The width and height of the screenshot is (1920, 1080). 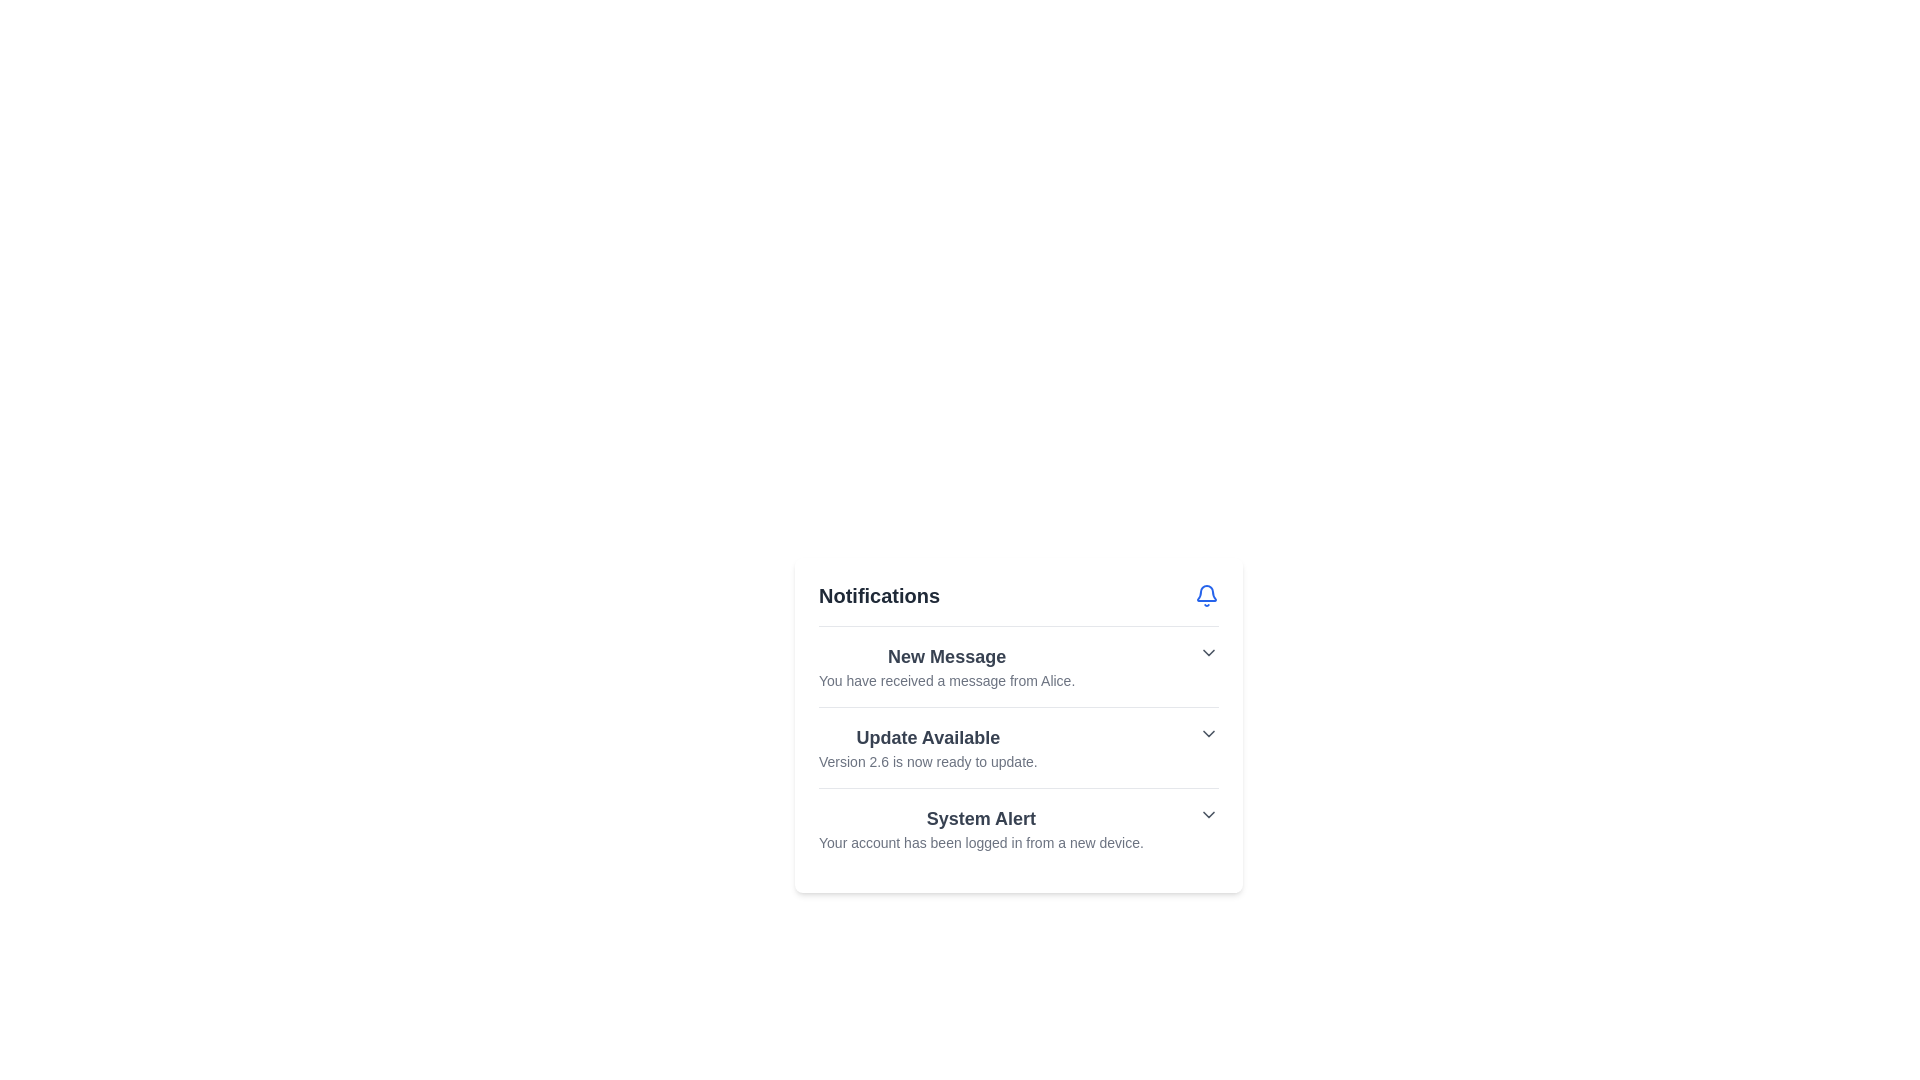 What do you see at coordinates (1205, 595) in the screenshot?
I see `the bell icon to access notifications` at bounding box center [1205, 595].